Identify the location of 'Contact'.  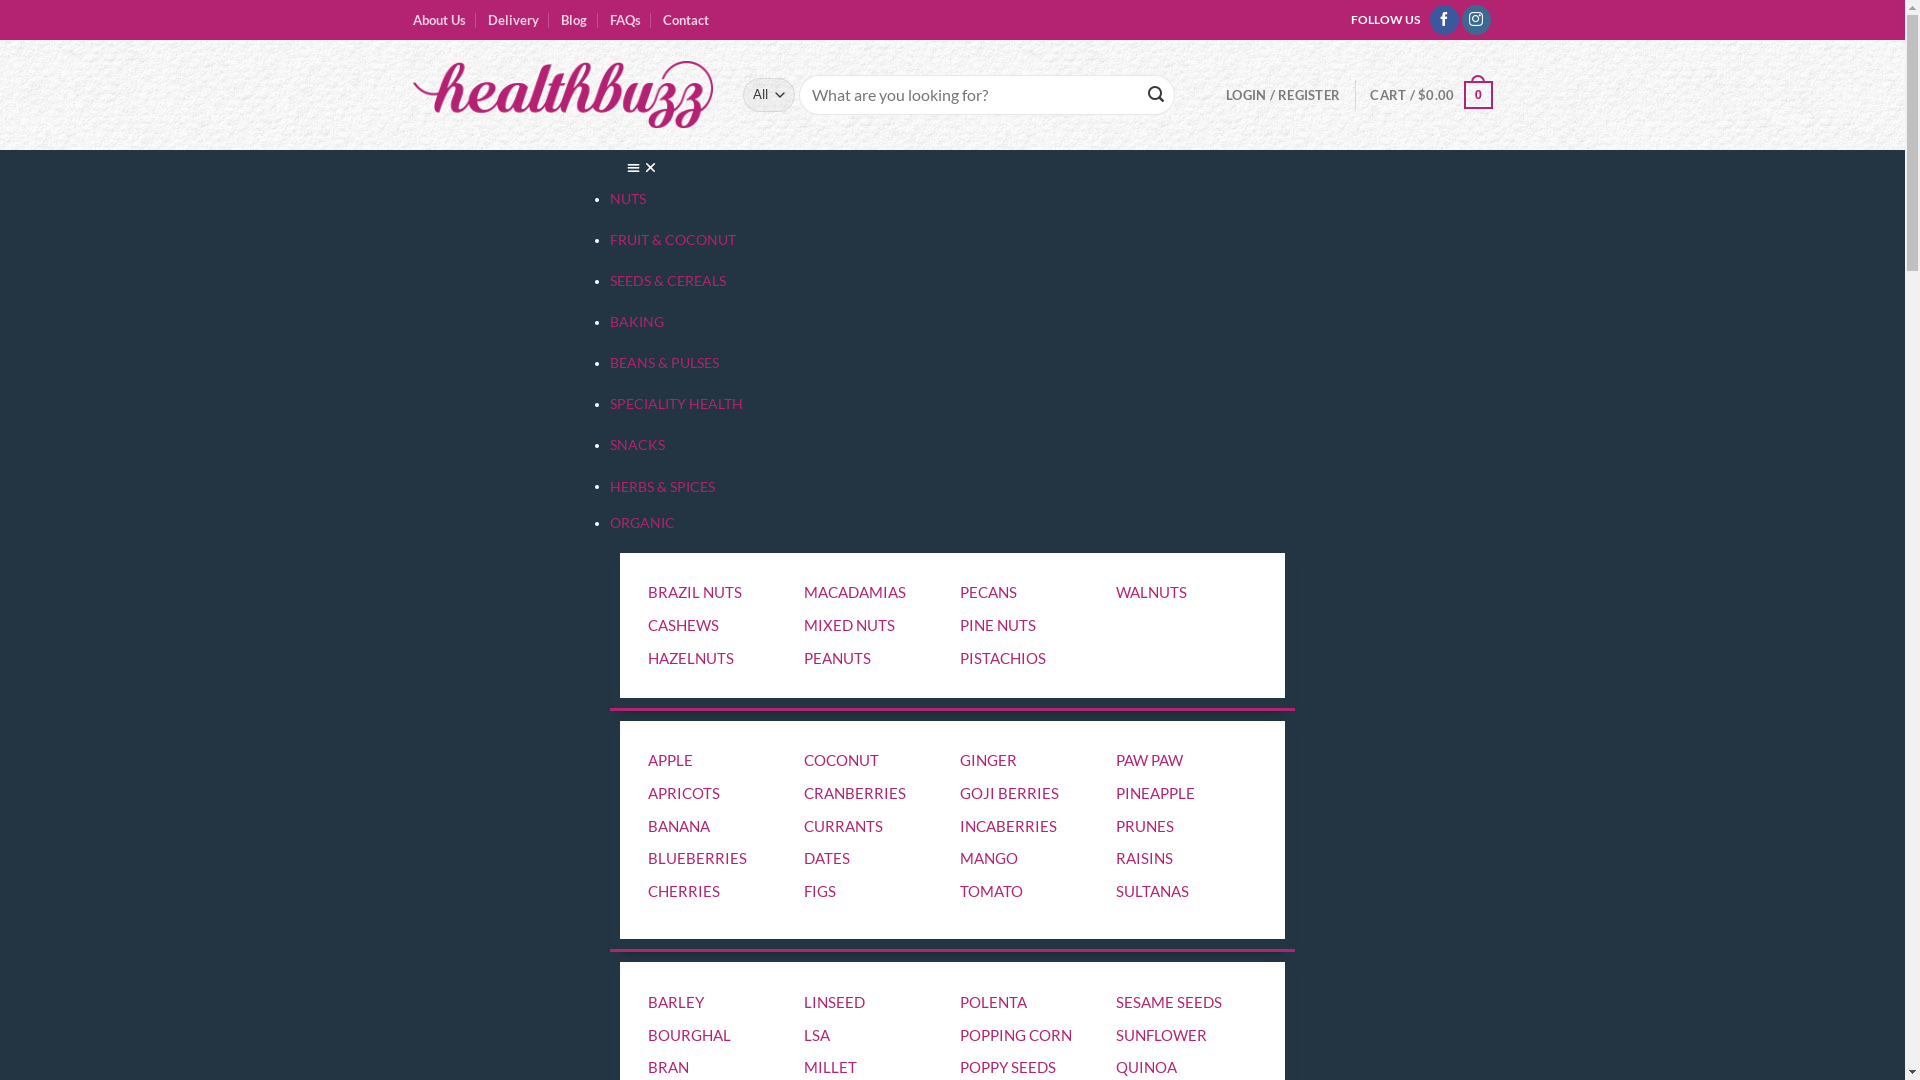
(686, 19).